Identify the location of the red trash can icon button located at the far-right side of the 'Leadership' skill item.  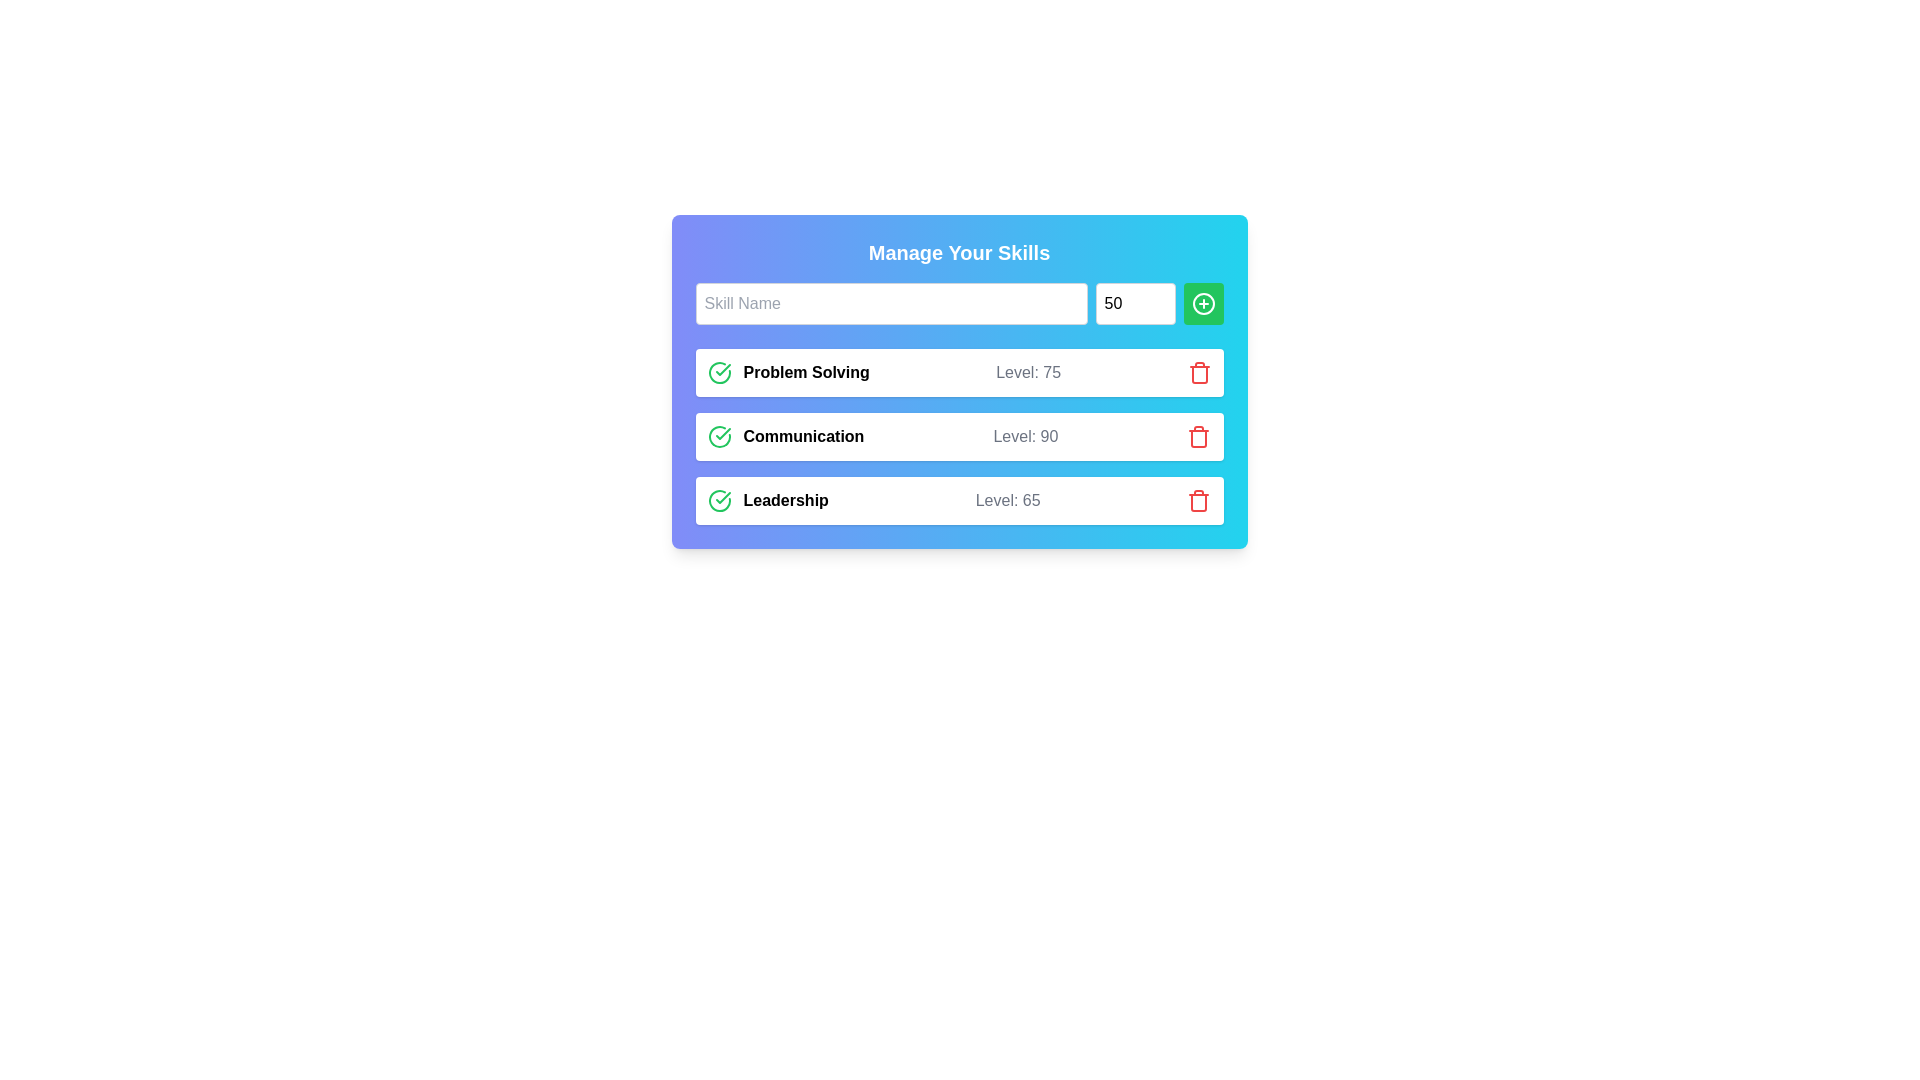
(1199, 500).